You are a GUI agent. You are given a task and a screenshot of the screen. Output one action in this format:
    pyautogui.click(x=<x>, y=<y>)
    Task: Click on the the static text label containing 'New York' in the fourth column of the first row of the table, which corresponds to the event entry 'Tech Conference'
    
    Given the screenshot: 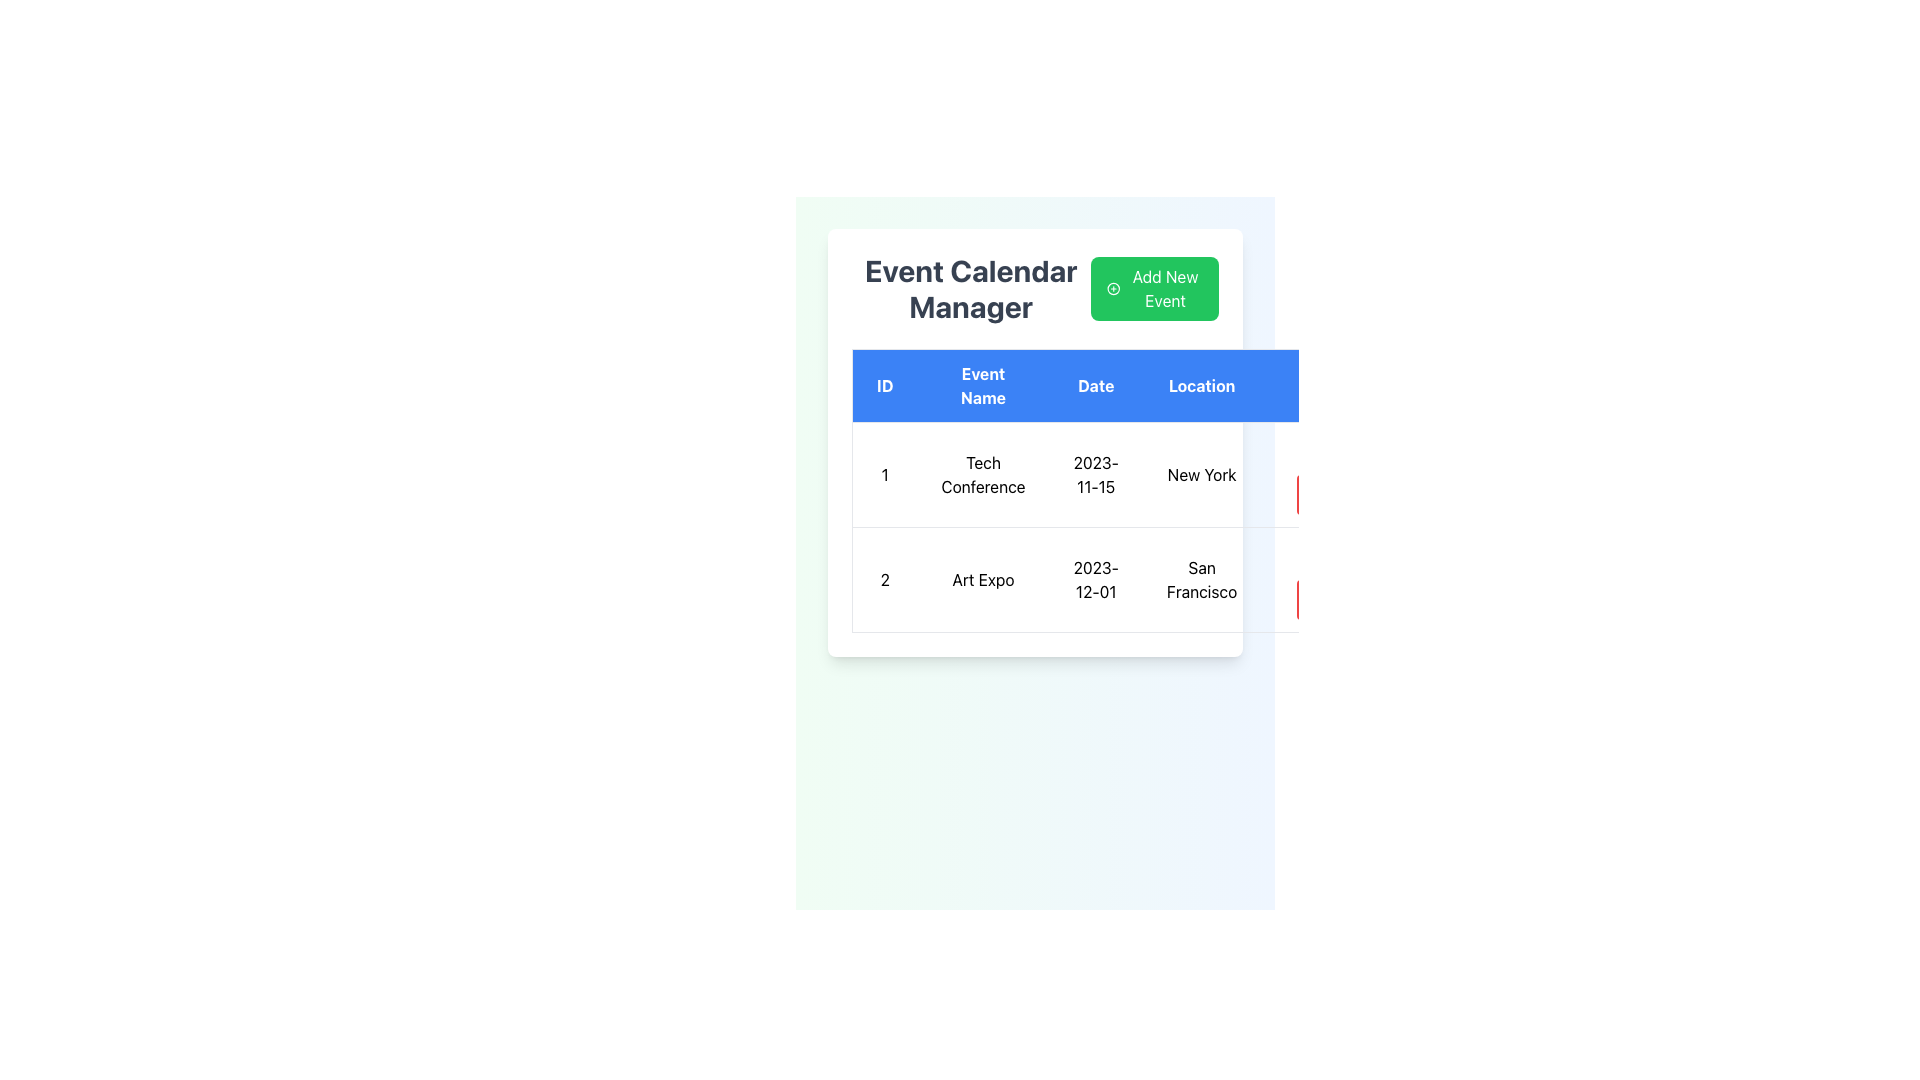 What is the action you would take?
    pyautogui.click(x=1201, y=474)
    